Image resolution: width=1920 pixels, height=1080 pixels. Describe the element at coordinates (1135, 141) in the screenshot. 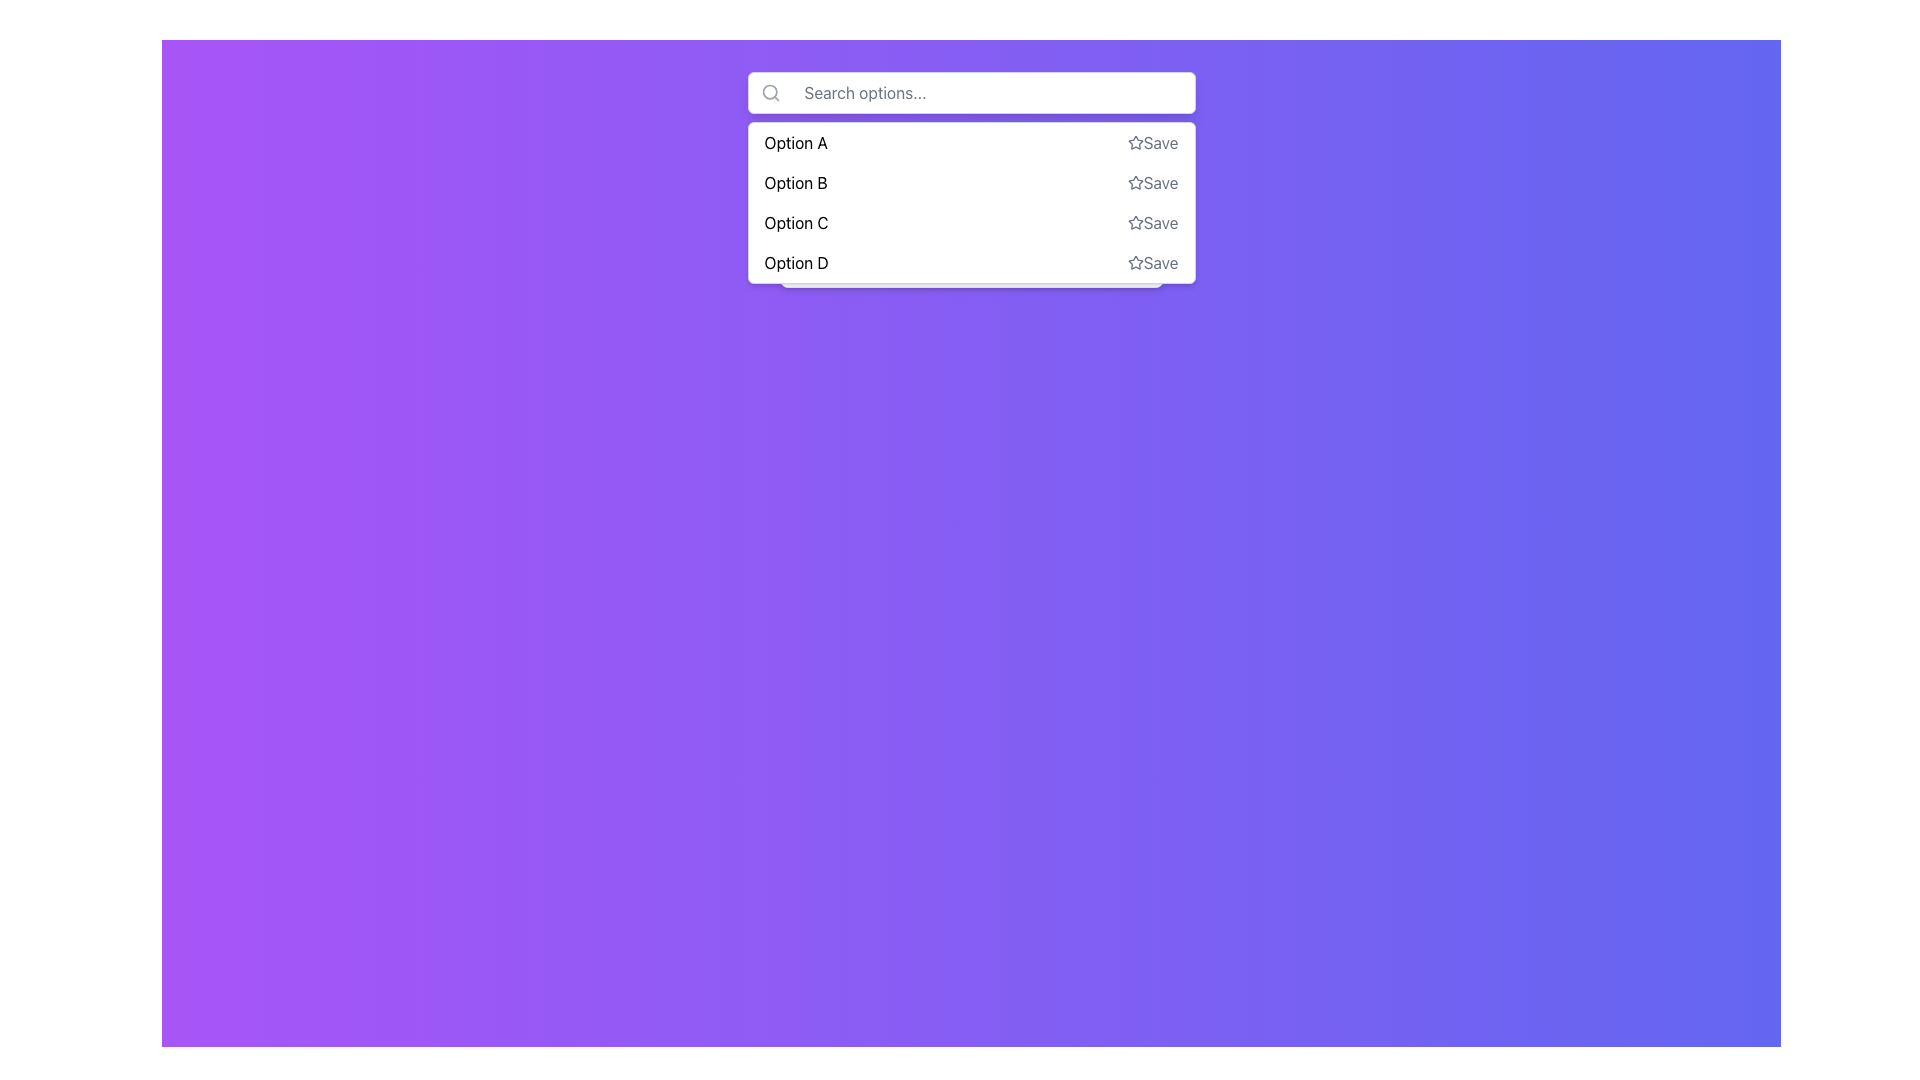

I see `the star icon that marks an item as saved or favorited, located to the right of the 'Option A' label and aligned with the 'Save' text` at that location.